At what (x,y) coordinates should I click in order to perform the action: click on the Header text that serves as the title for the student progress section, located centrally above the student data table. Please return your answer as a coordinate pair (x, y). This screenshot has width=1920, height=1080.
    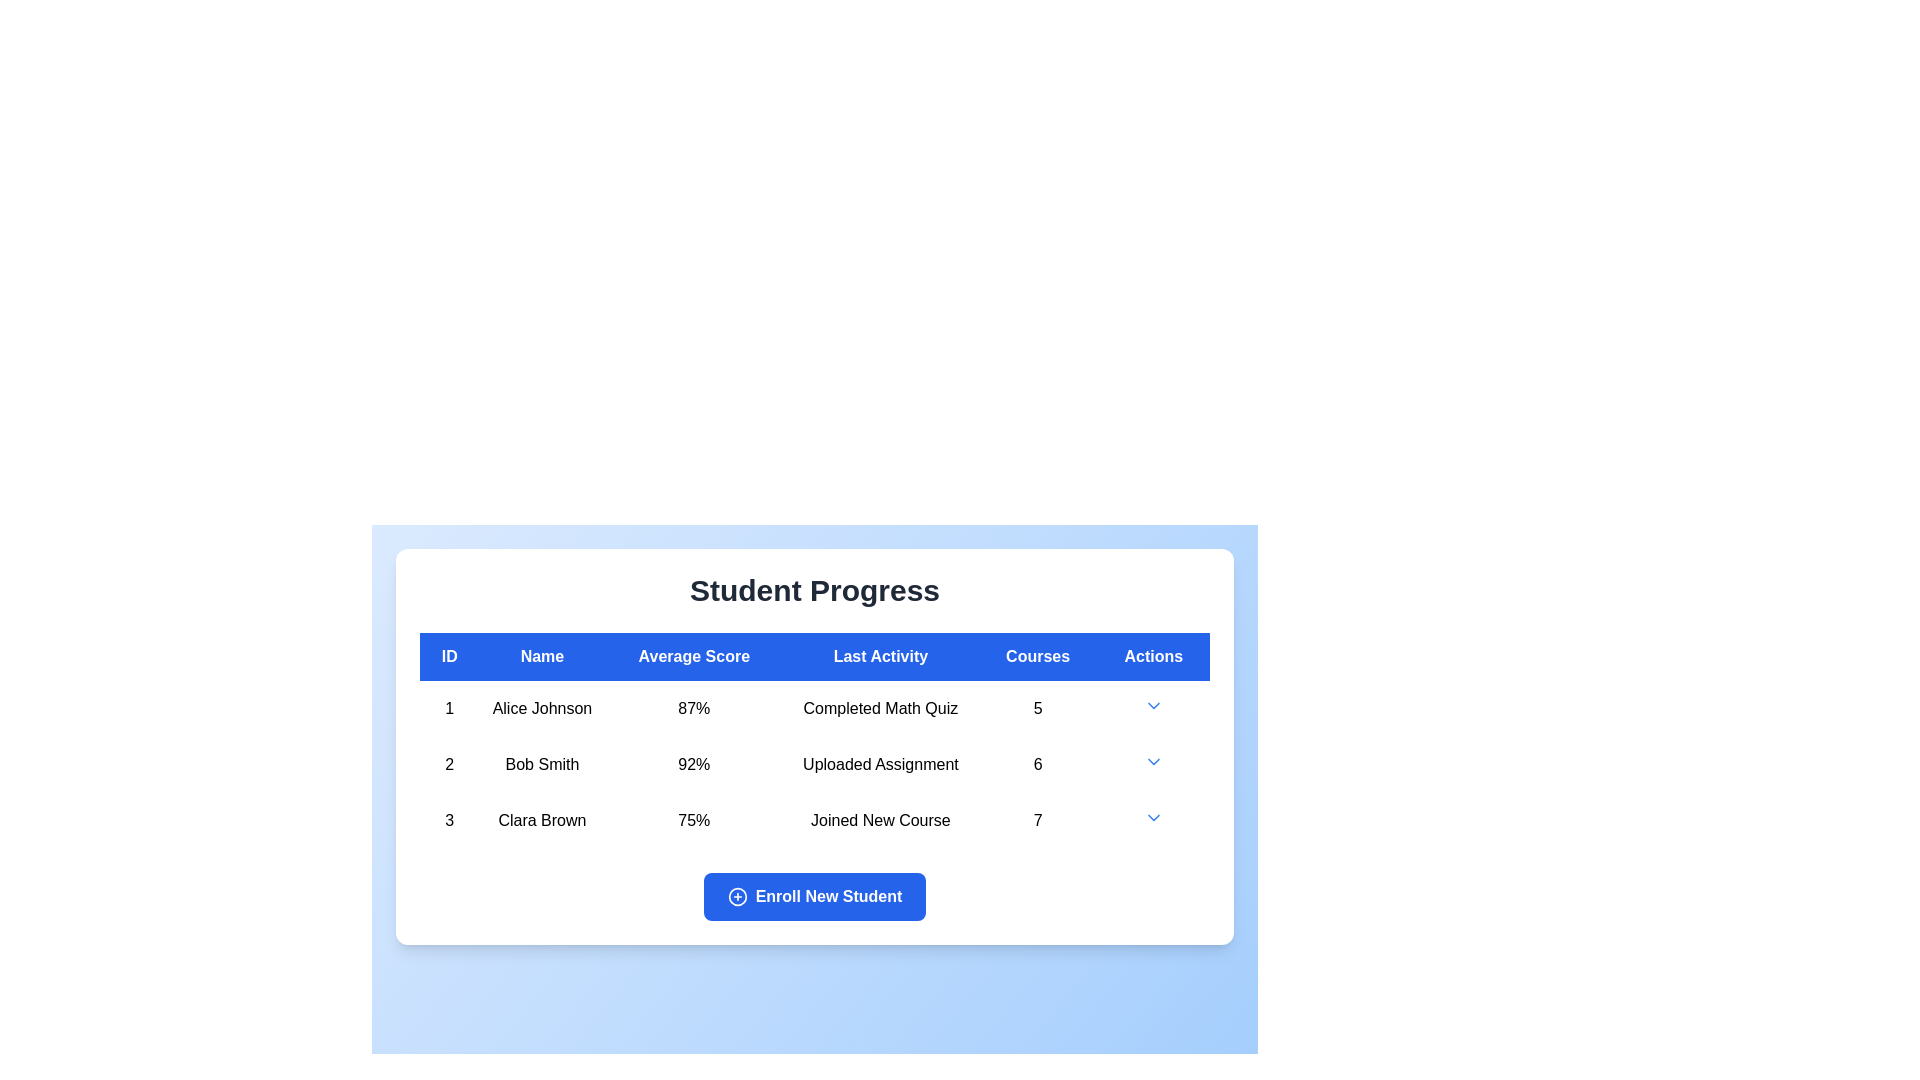
    Looking at the image, I should click on (815, 589).